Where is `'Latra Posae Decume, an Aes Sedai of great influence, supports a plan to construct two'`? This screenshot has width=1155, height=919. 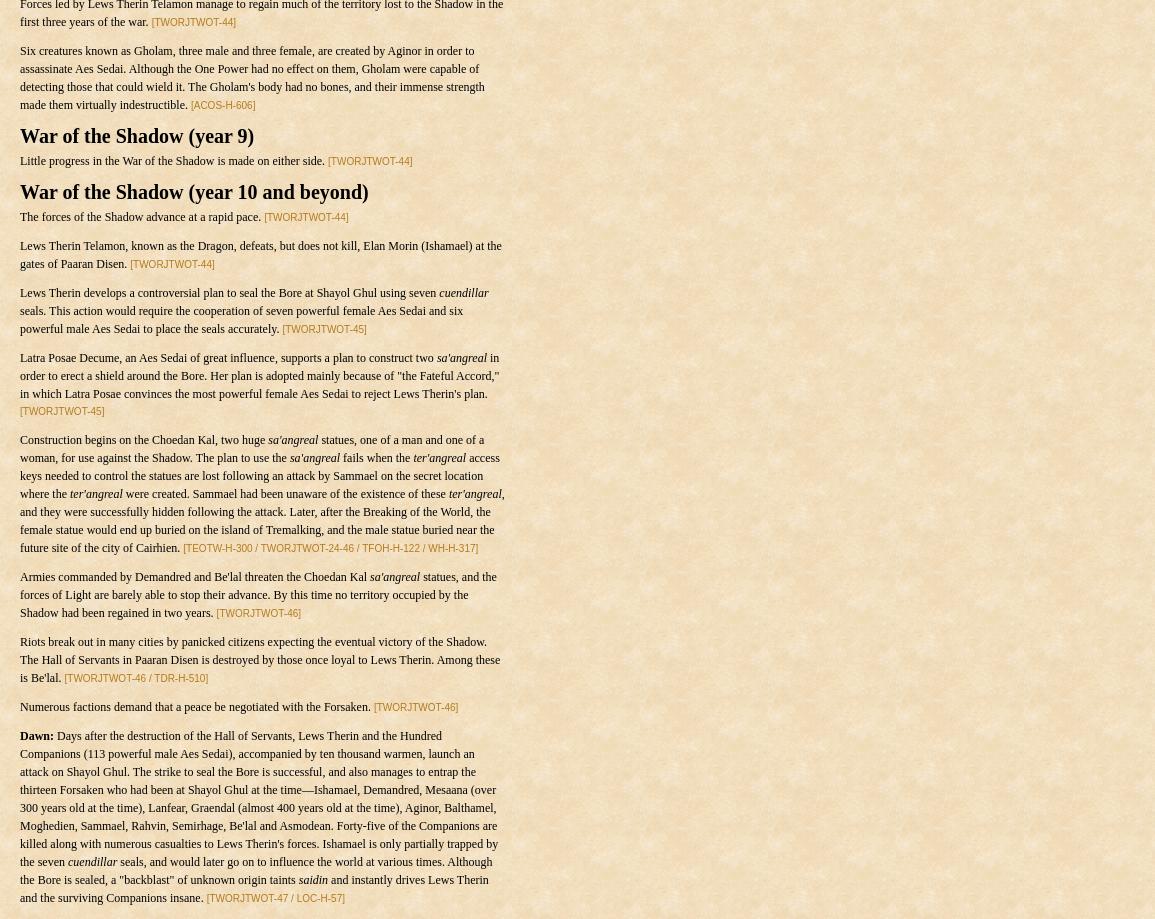
'Latra Posae Decume, an Aes Sedai of great influence, supports a plan to construct two' is located at coordinates (226, 357).